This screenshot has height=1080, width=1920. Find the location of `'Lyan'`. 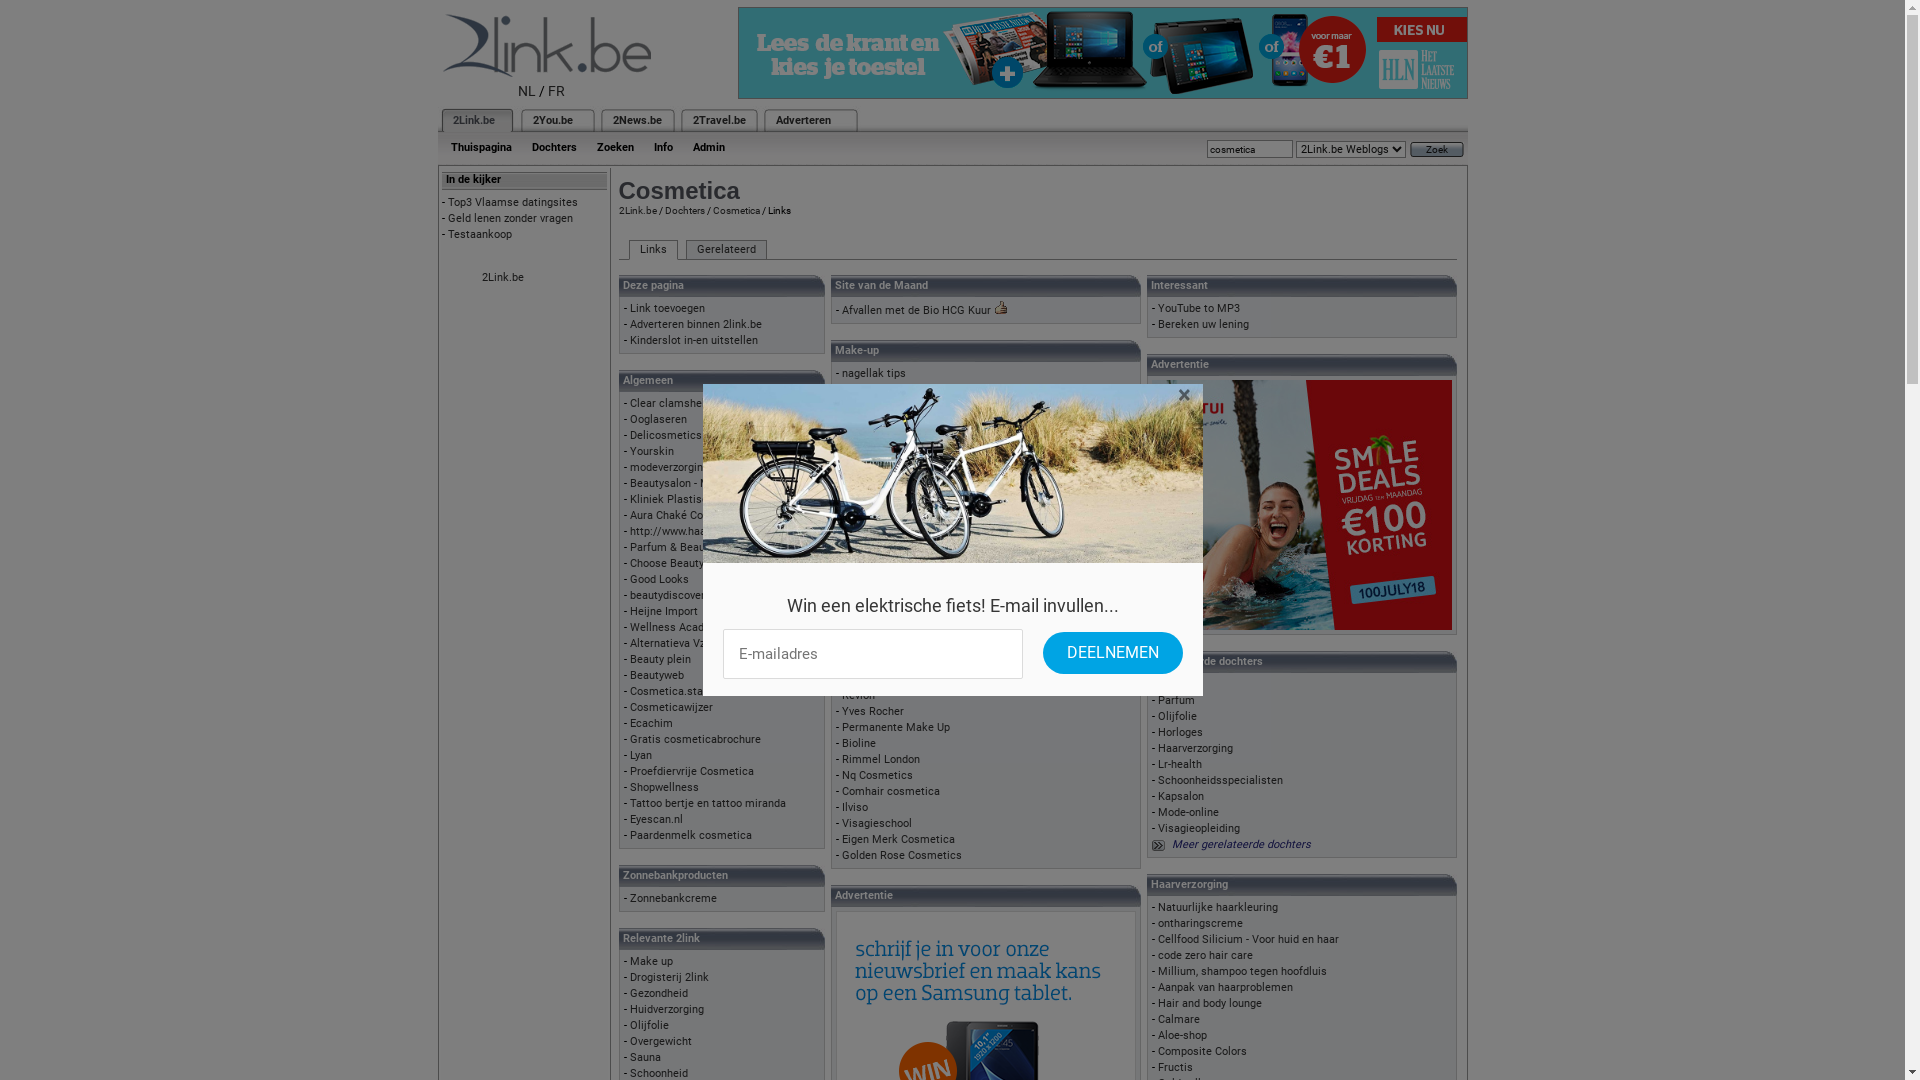

'Lyan' is located at coordinates (641, 755).